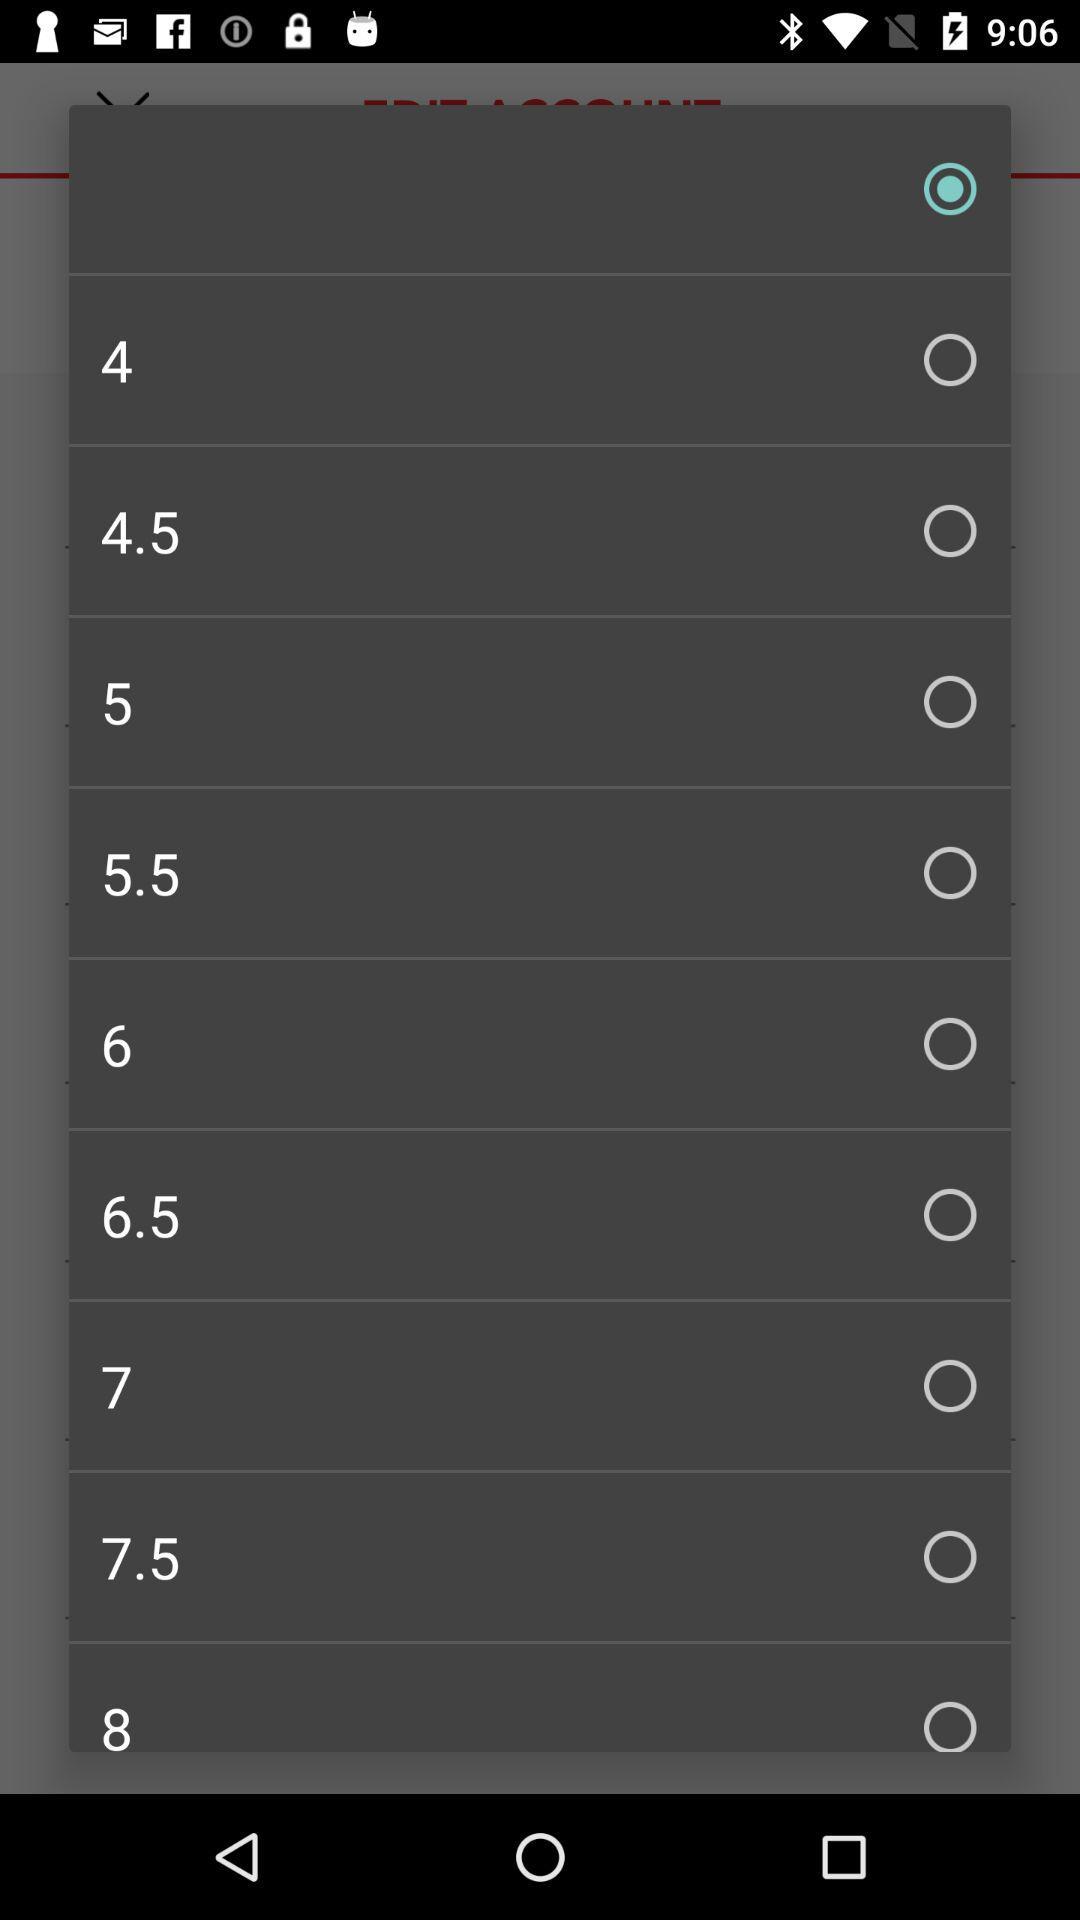  Describe the element at coordinates (540, 1697) in the screenshot. I see `icon below the 7.5 icon` at that location.